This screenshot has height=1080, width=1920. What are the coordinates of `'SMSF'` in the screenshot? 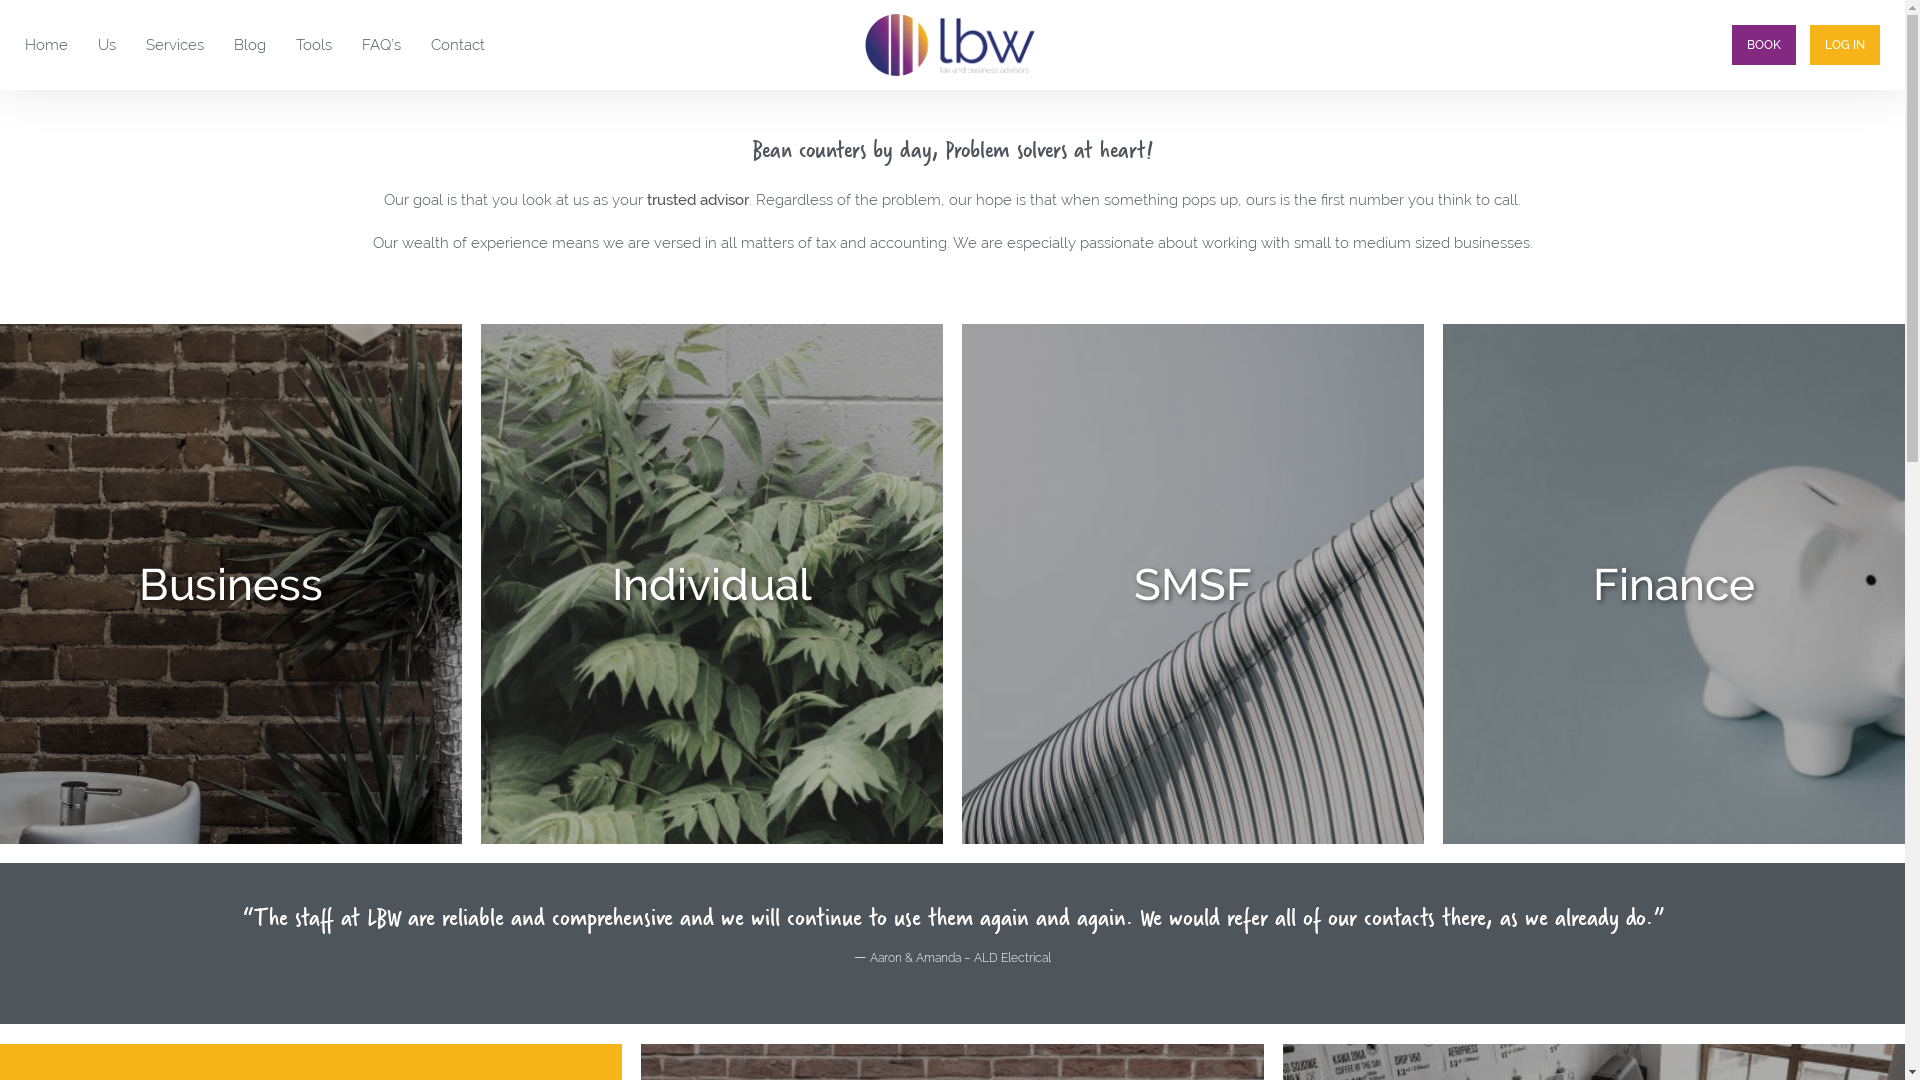 It's located at (1193, 583).